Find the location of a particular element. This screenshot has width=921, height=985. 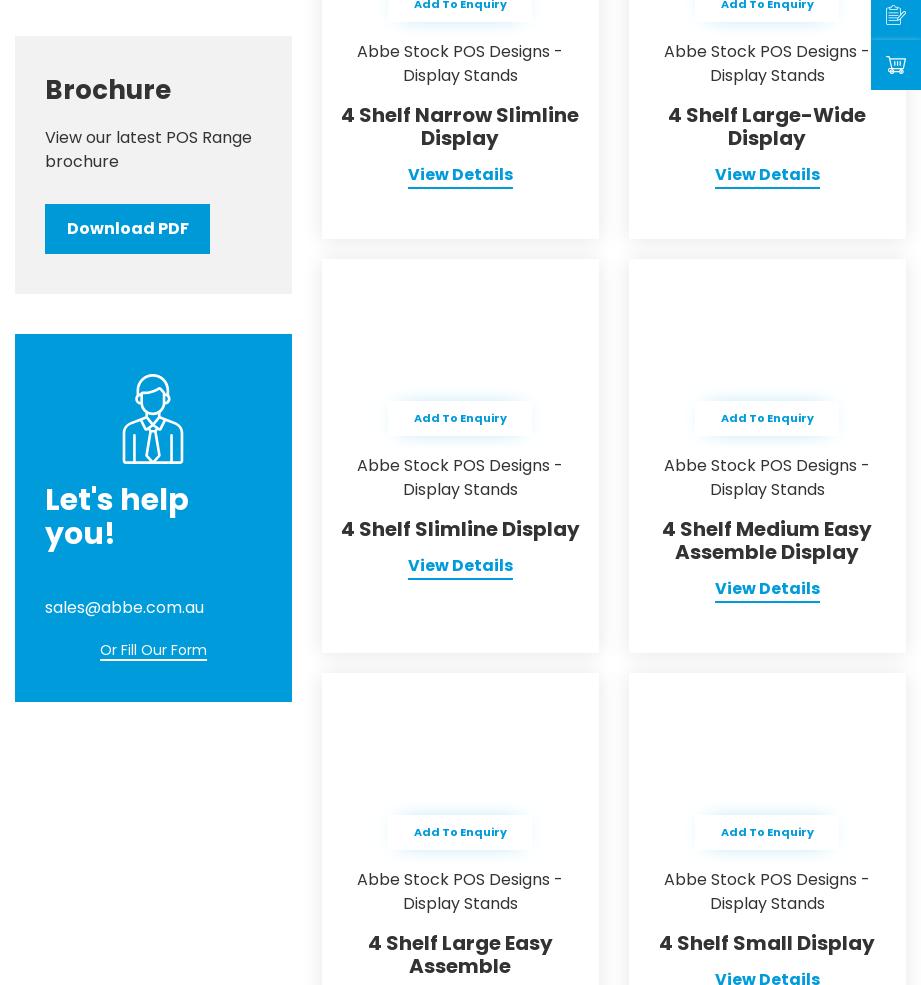

'Order' is located at coordinates (841, 63).